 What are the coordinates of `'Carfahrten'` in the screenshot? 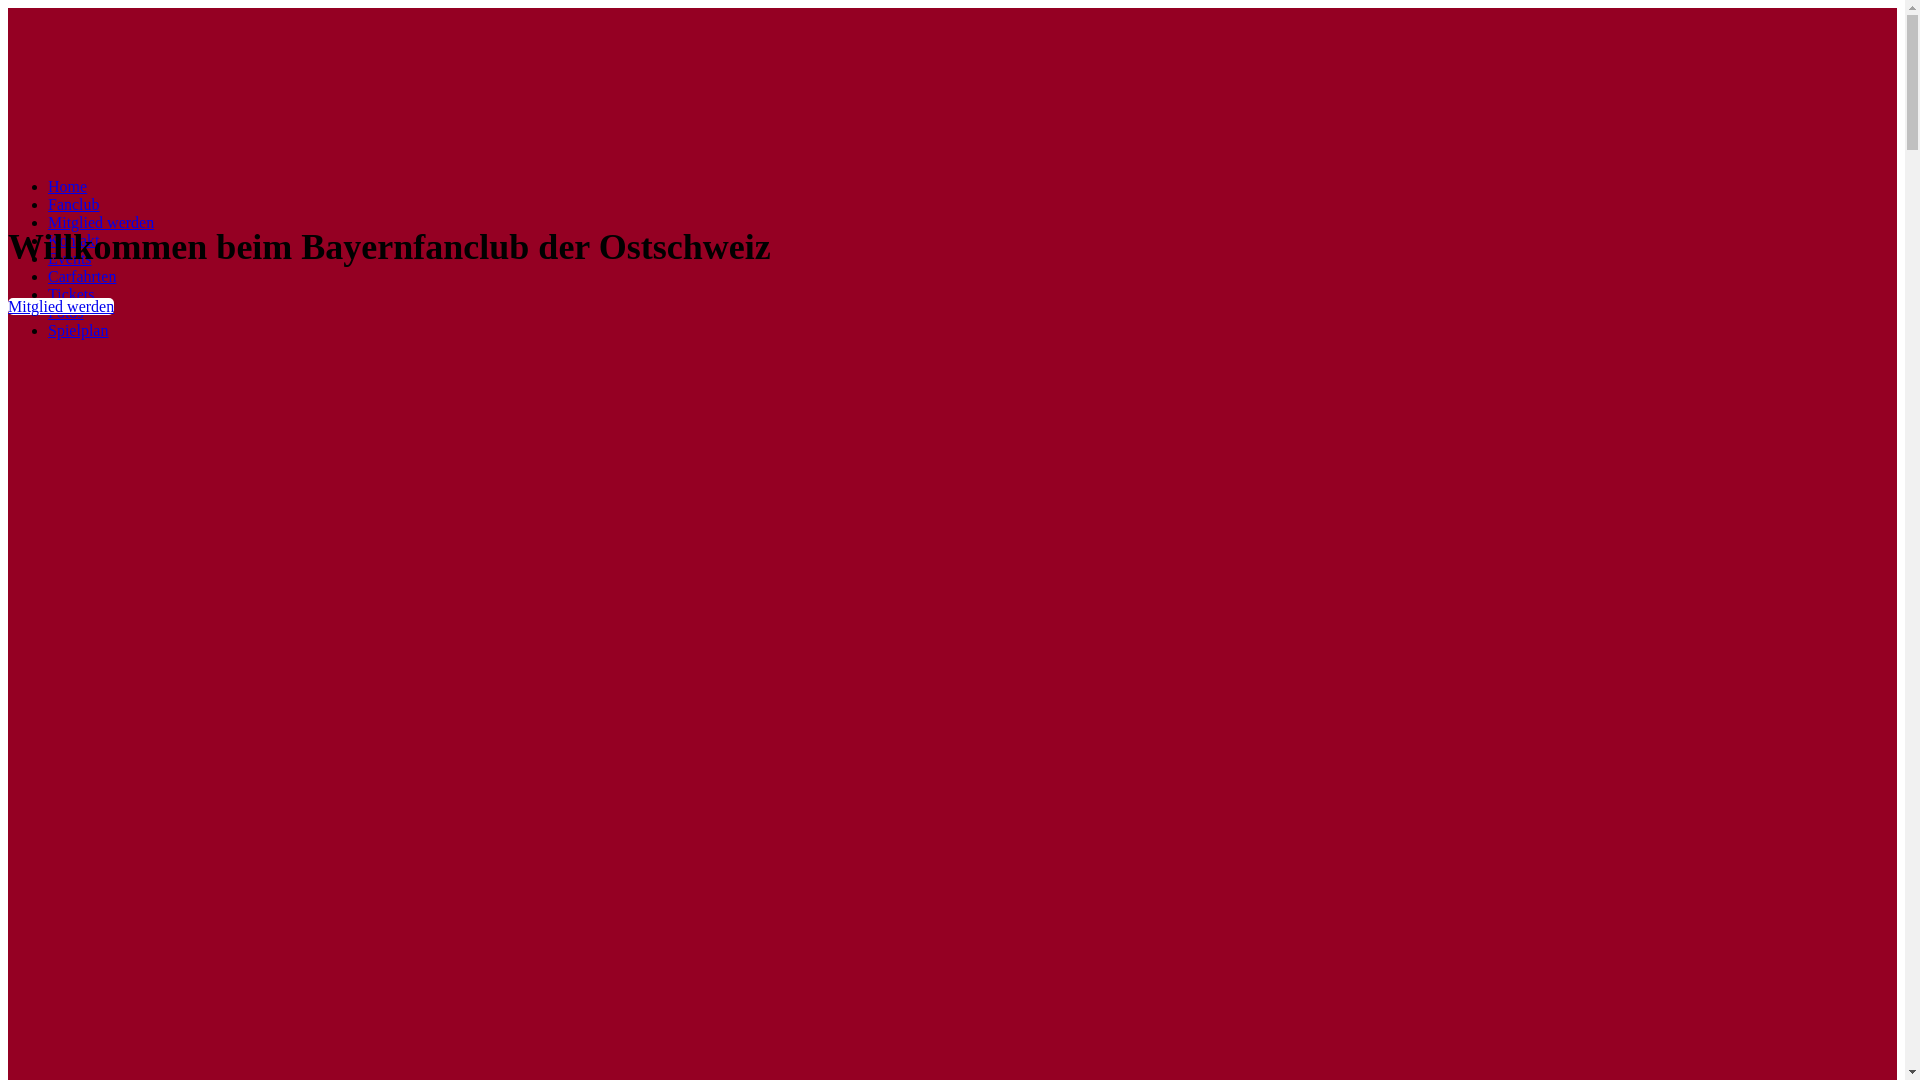 It's located at (80, 276).